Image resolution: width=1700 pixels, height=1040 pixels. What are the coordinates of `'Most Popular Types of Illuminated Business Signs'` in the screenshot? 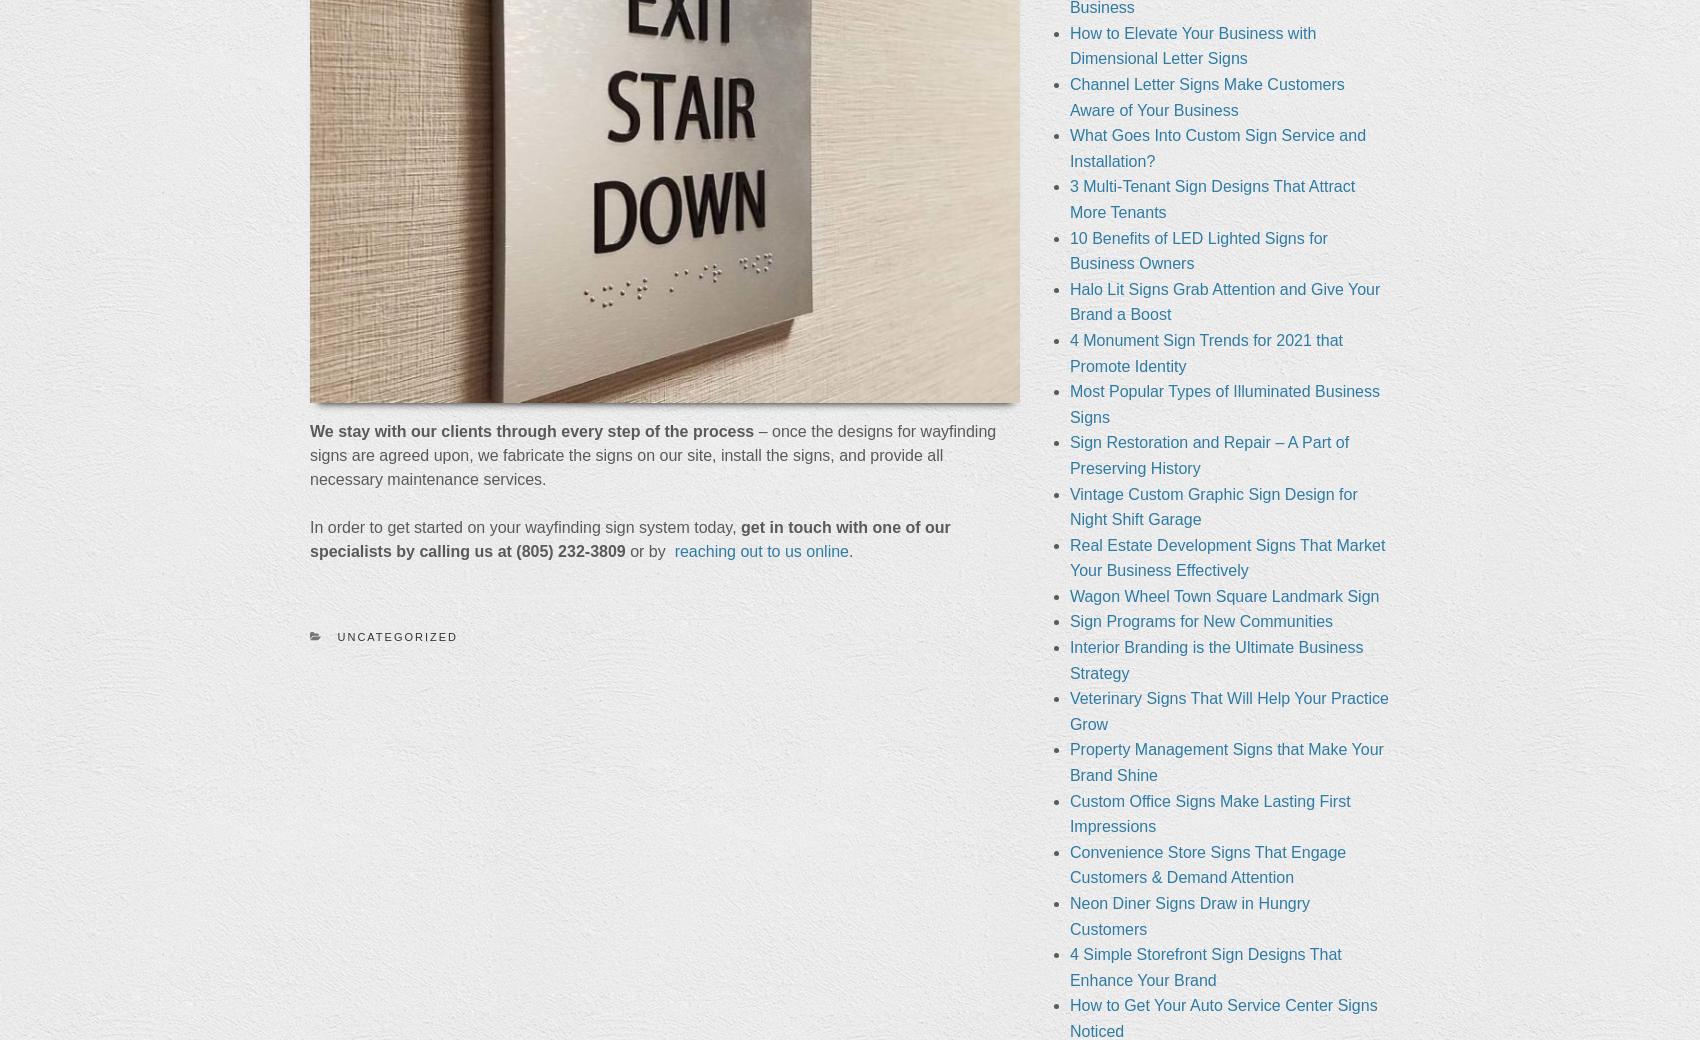 It's located at (1223, 404).